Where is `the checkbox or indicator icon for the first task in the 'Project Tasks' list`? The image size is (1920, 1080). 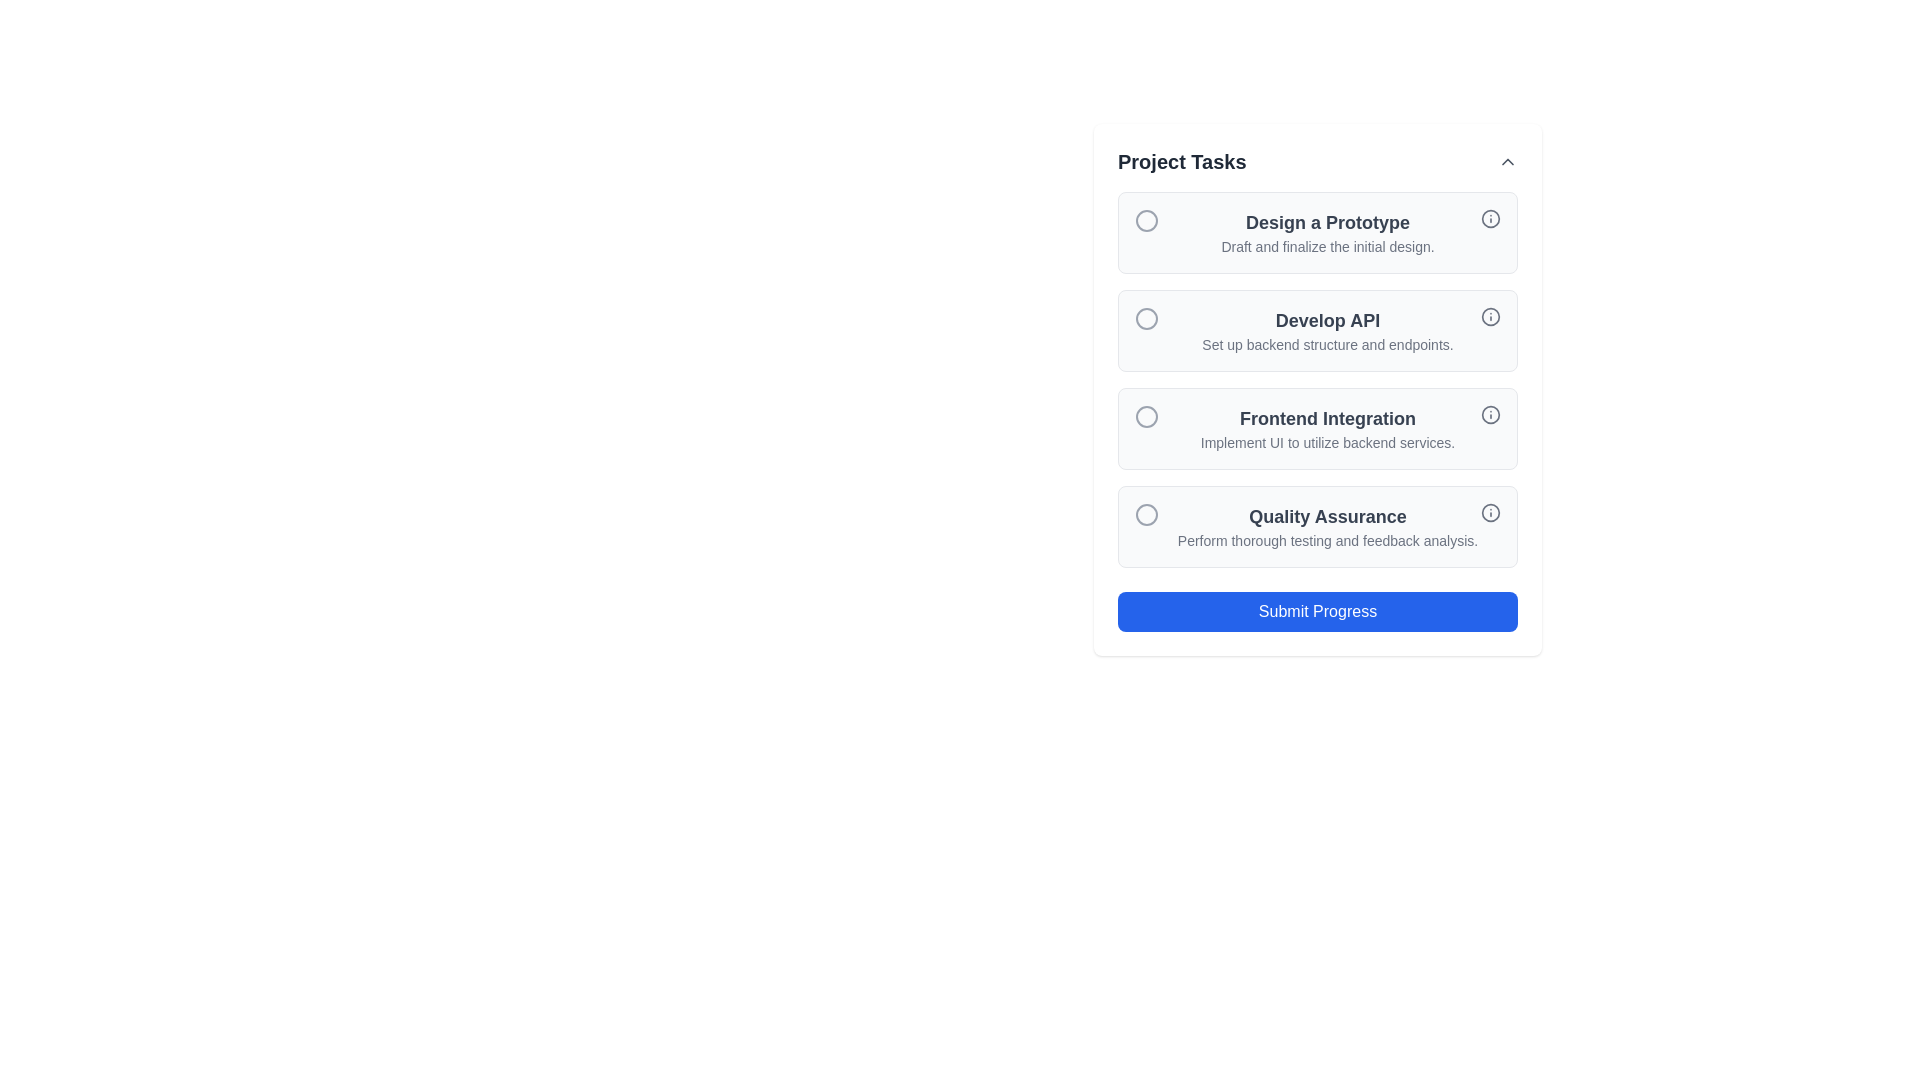
the checkbox or indicator icon for the first task in the 'Project Tasks' list is located at coordinates (1147, 220).